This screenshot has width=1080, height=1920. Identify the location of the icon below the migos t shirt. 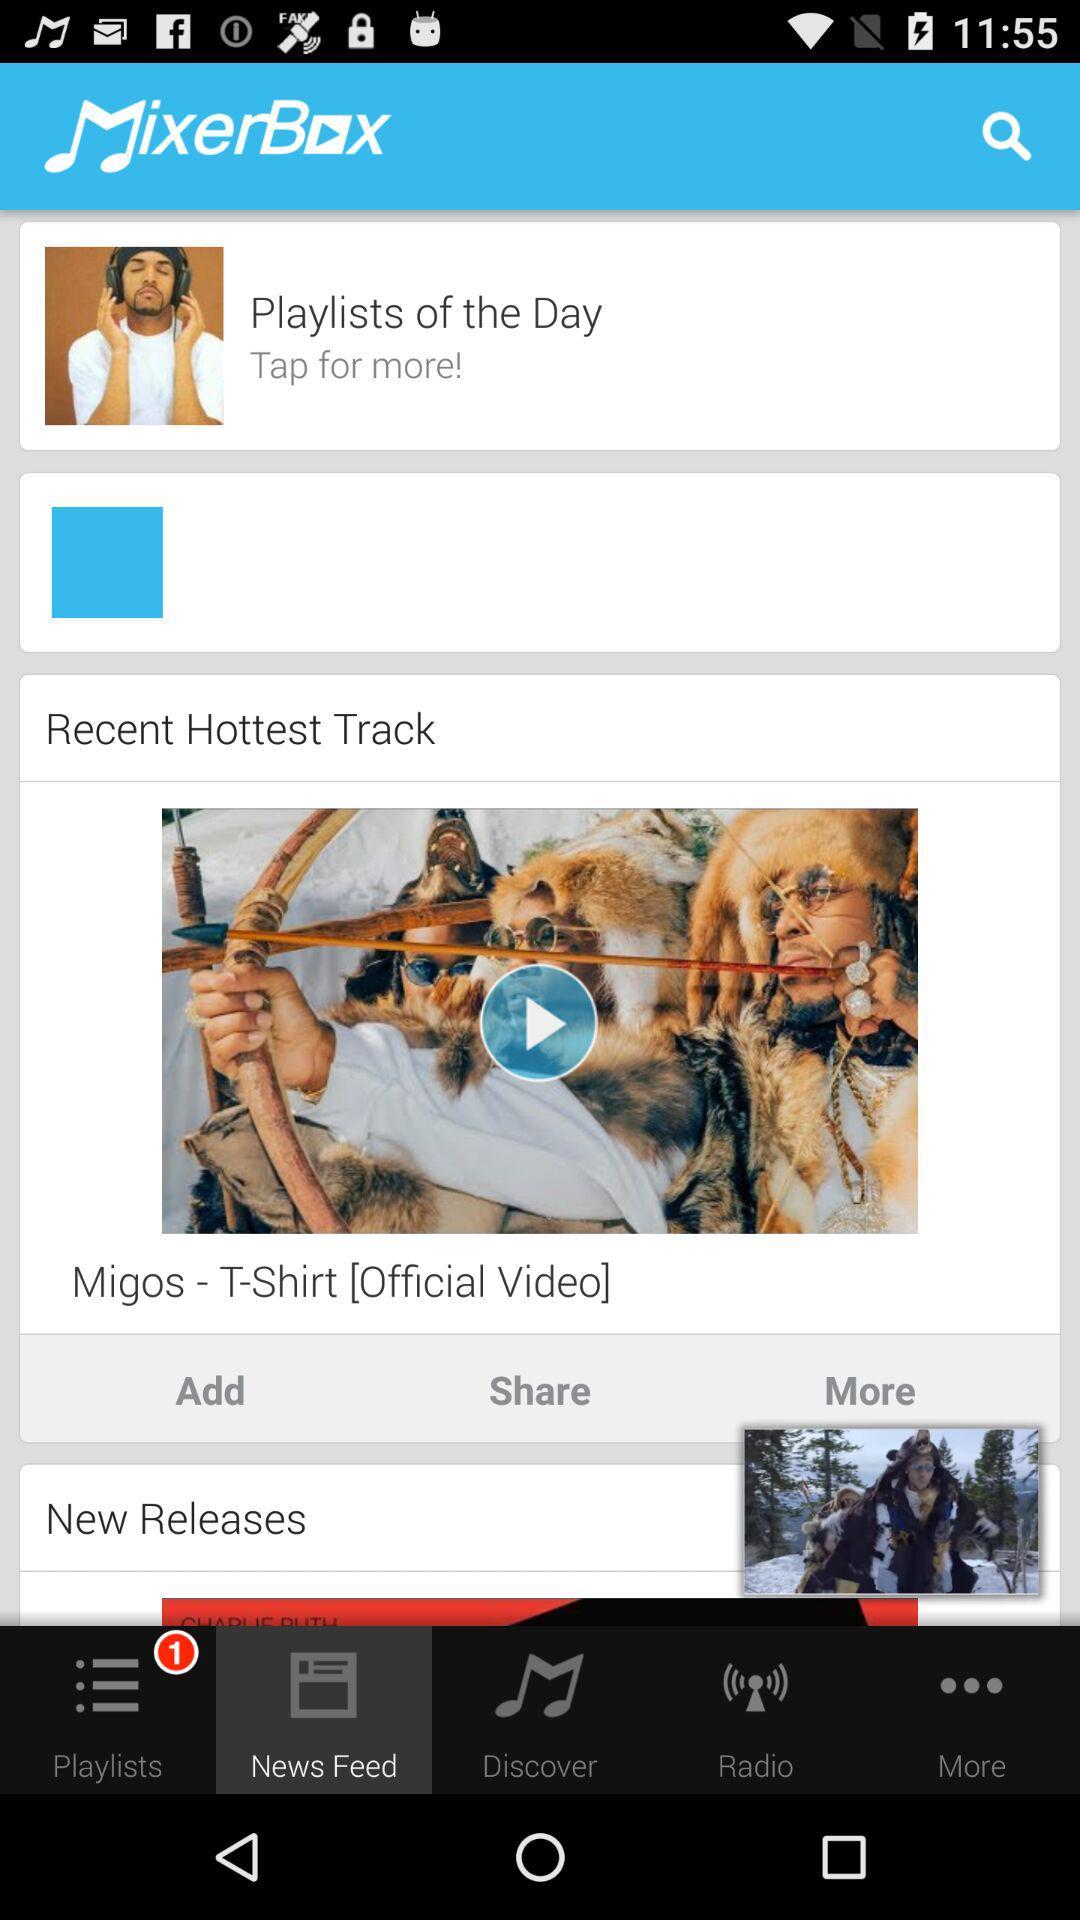
(209, 1388).